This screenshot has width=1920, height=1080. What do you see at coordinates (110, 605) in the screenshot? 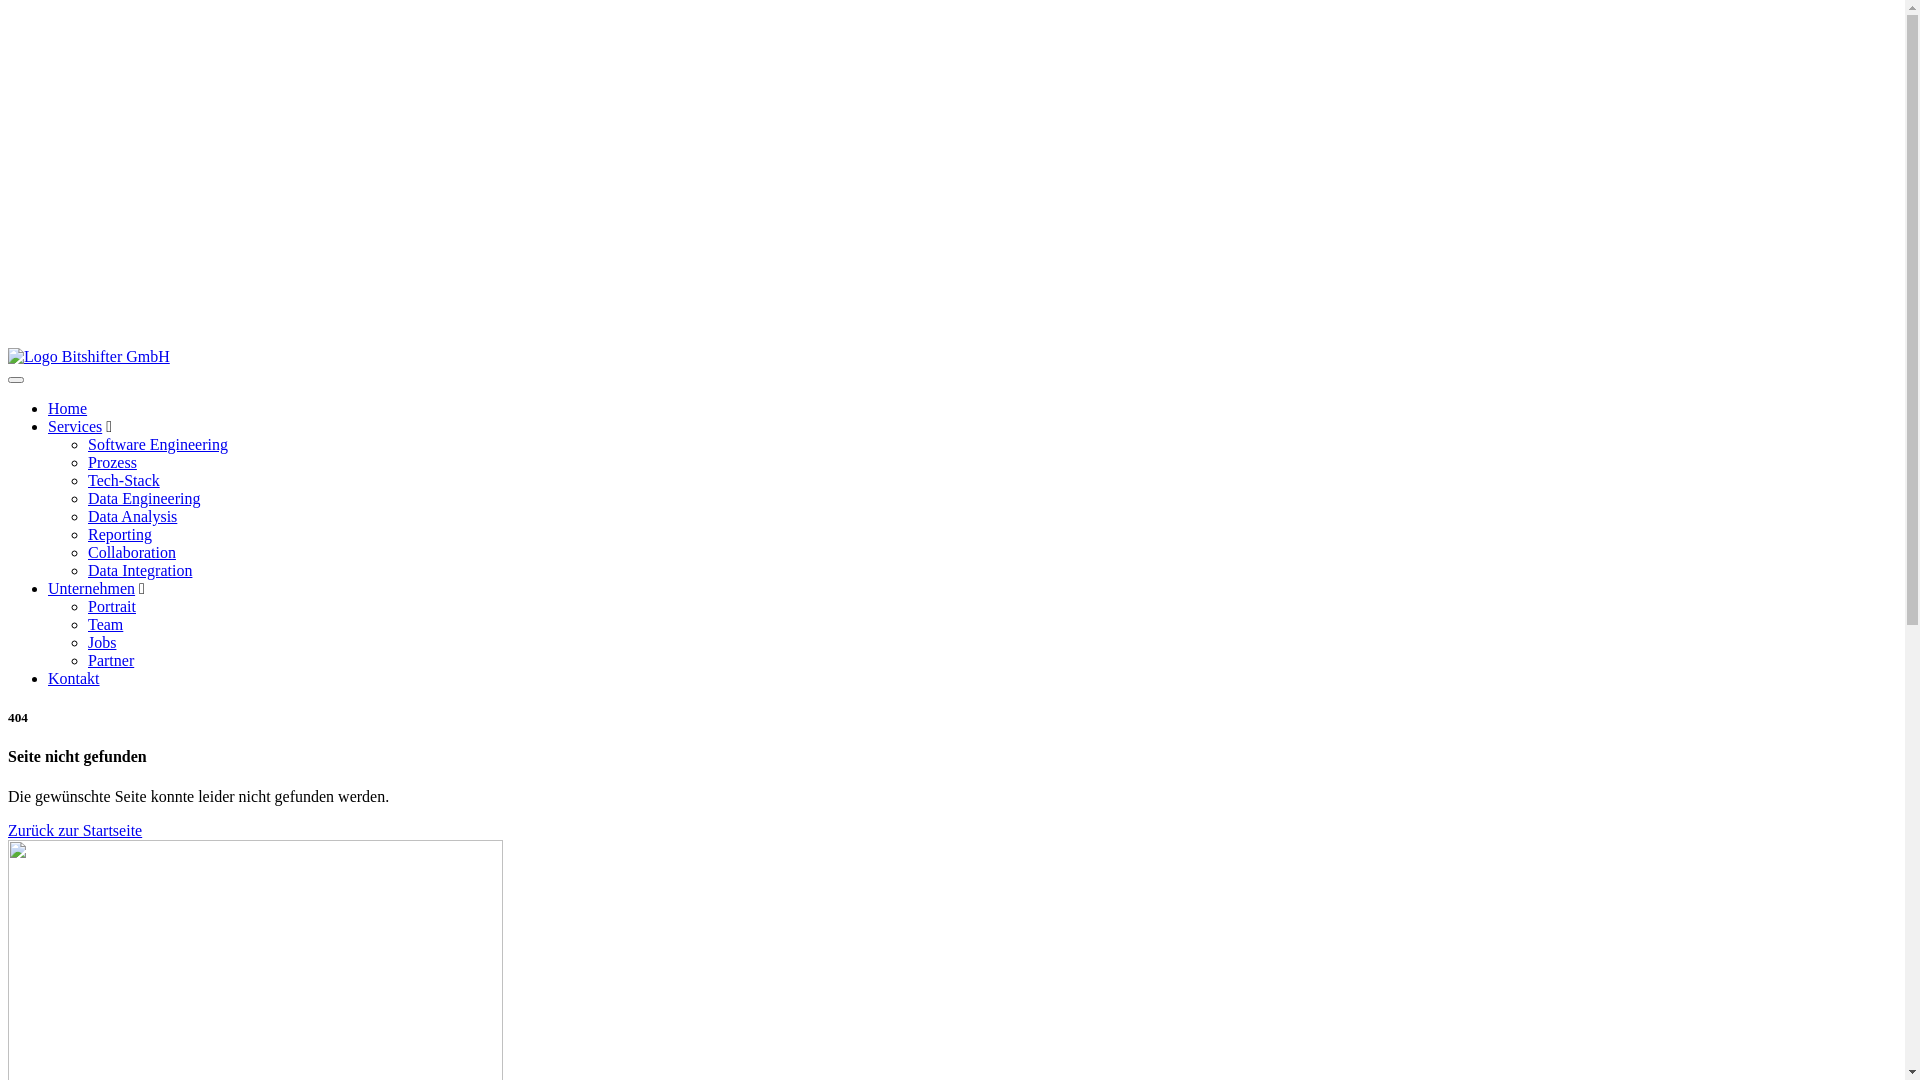
I see `'Portrait'` at bounding box center [110, 605].